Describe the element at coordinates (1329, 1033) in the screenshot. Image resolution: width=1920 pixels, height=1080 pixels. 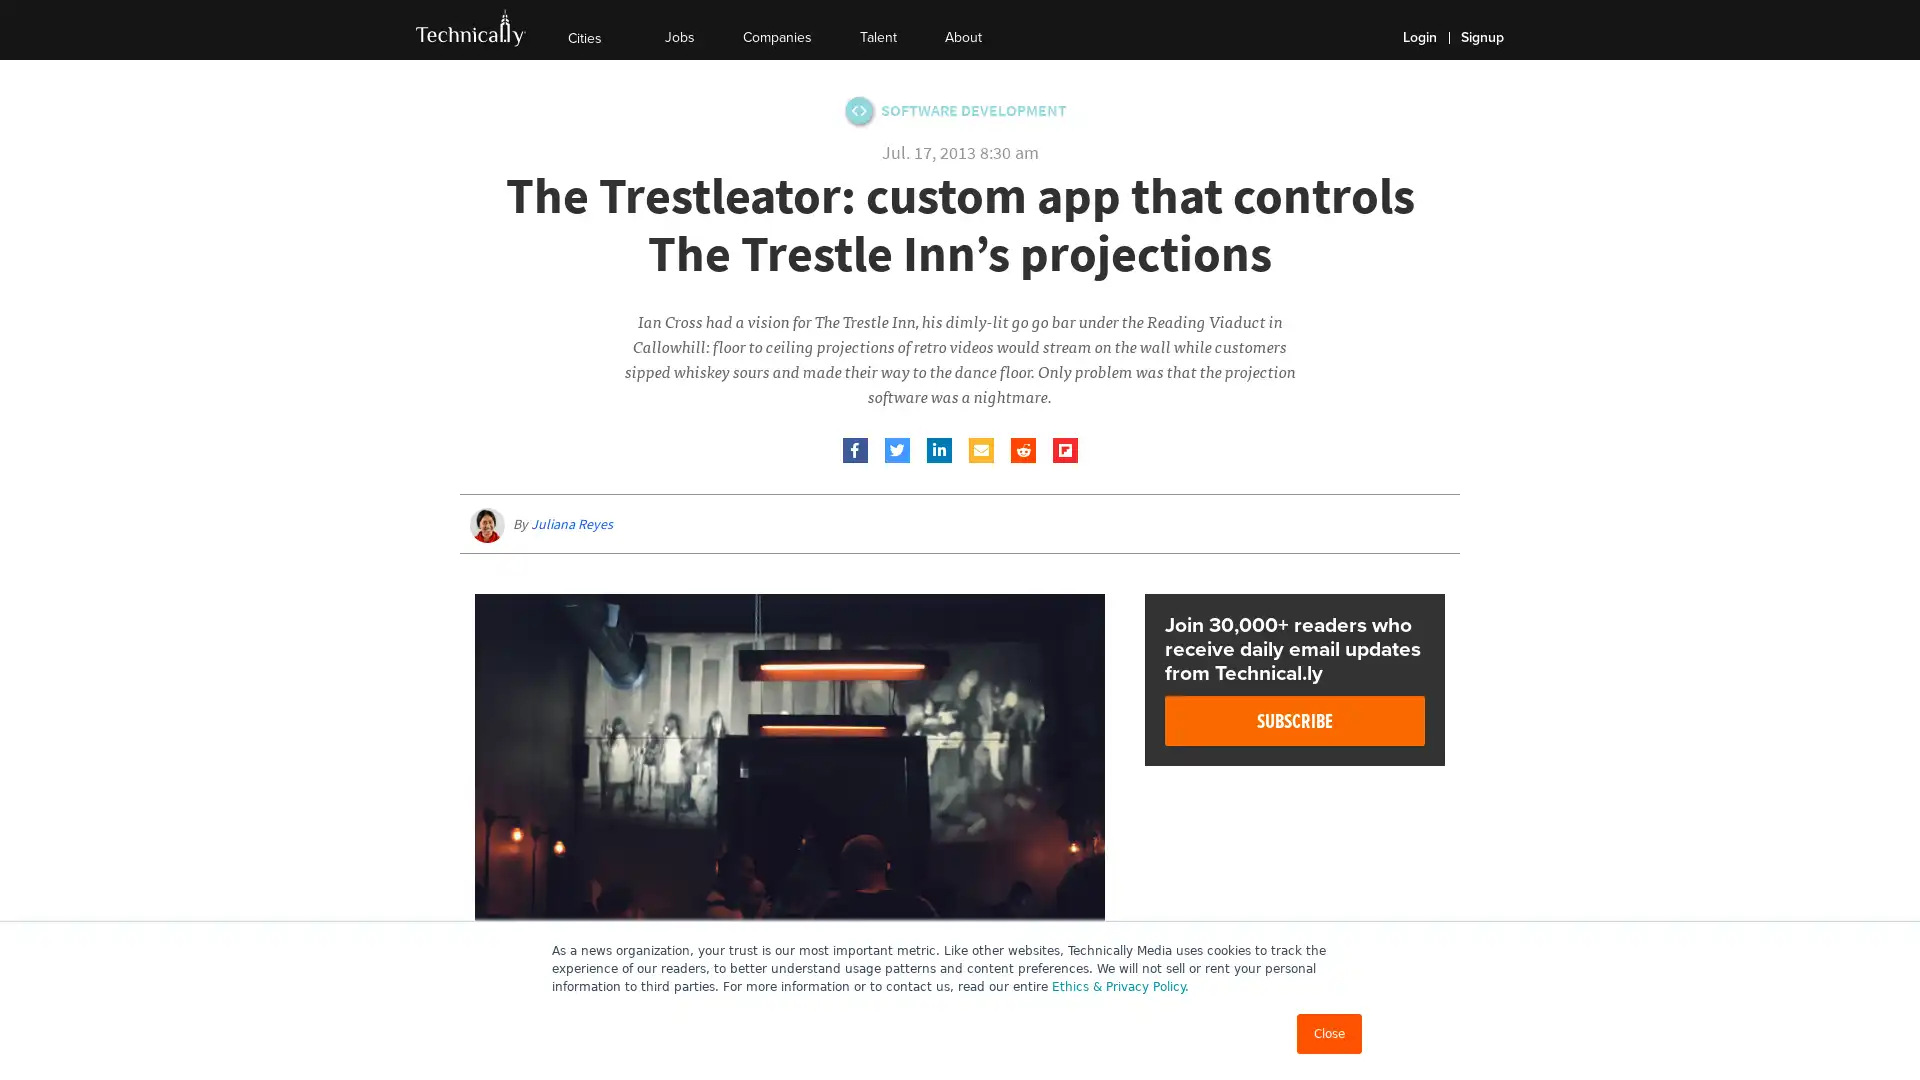
I see `Close` at that location.